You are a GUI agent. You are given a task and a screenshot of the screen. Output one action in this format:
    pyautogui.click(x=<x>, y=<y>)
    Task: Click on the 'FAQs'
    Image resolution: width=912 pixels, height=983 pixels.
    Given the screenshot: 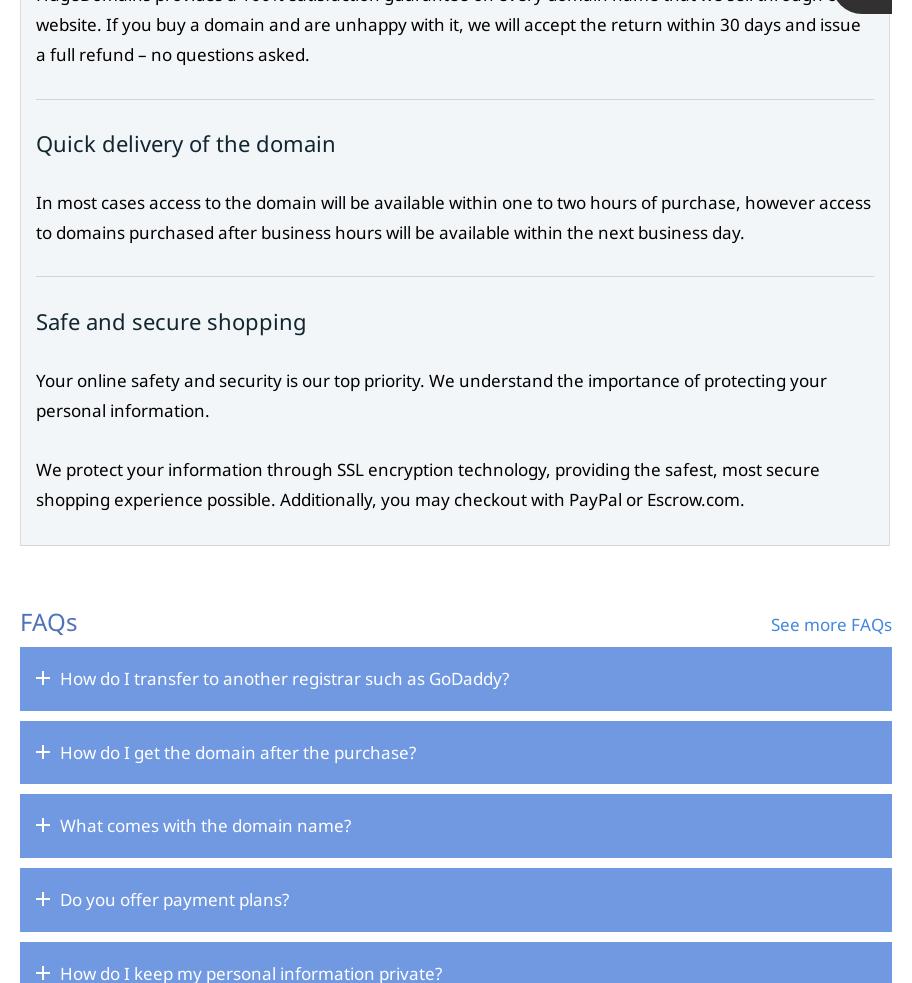 What is the action you would take?
    pyautogui.click(x=47, y=620)
    